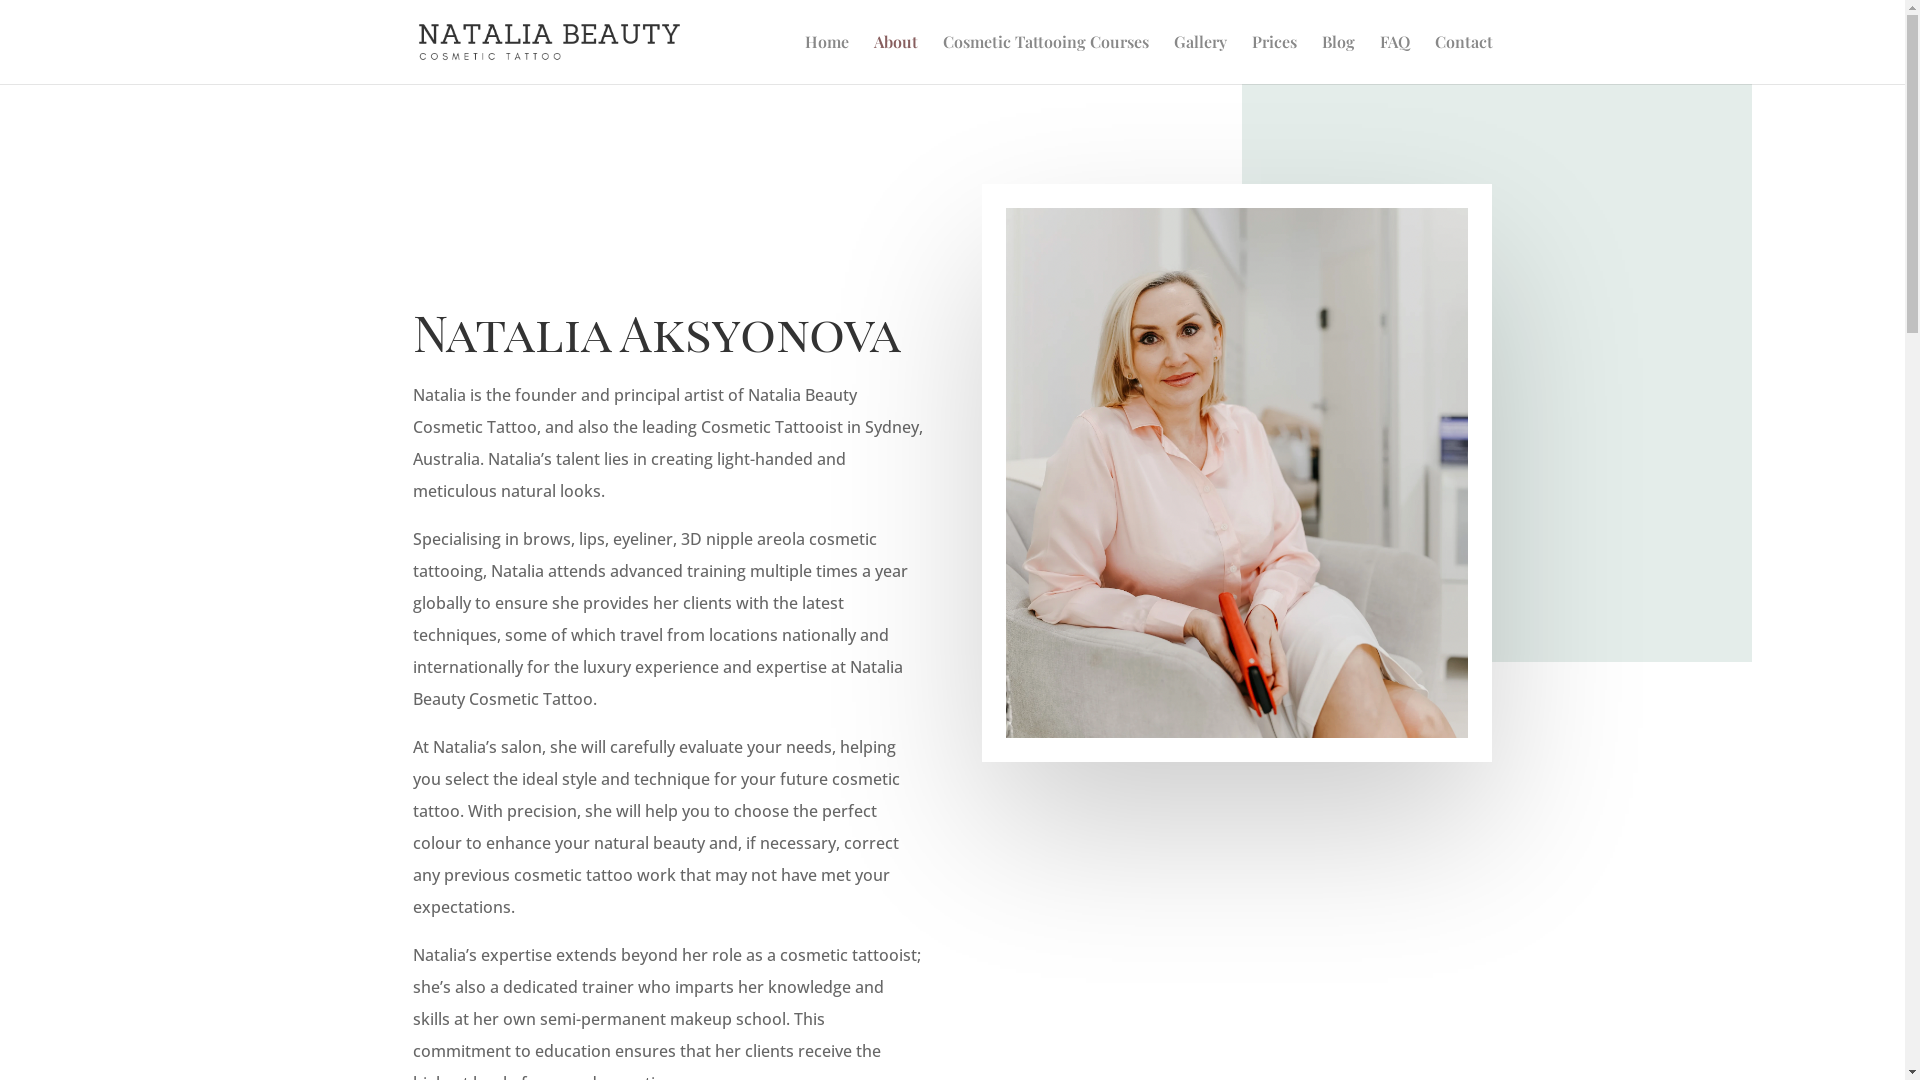  Describe the element at coordinates (1273, 58) in the screenshot. I see `'Prices'` at that location.